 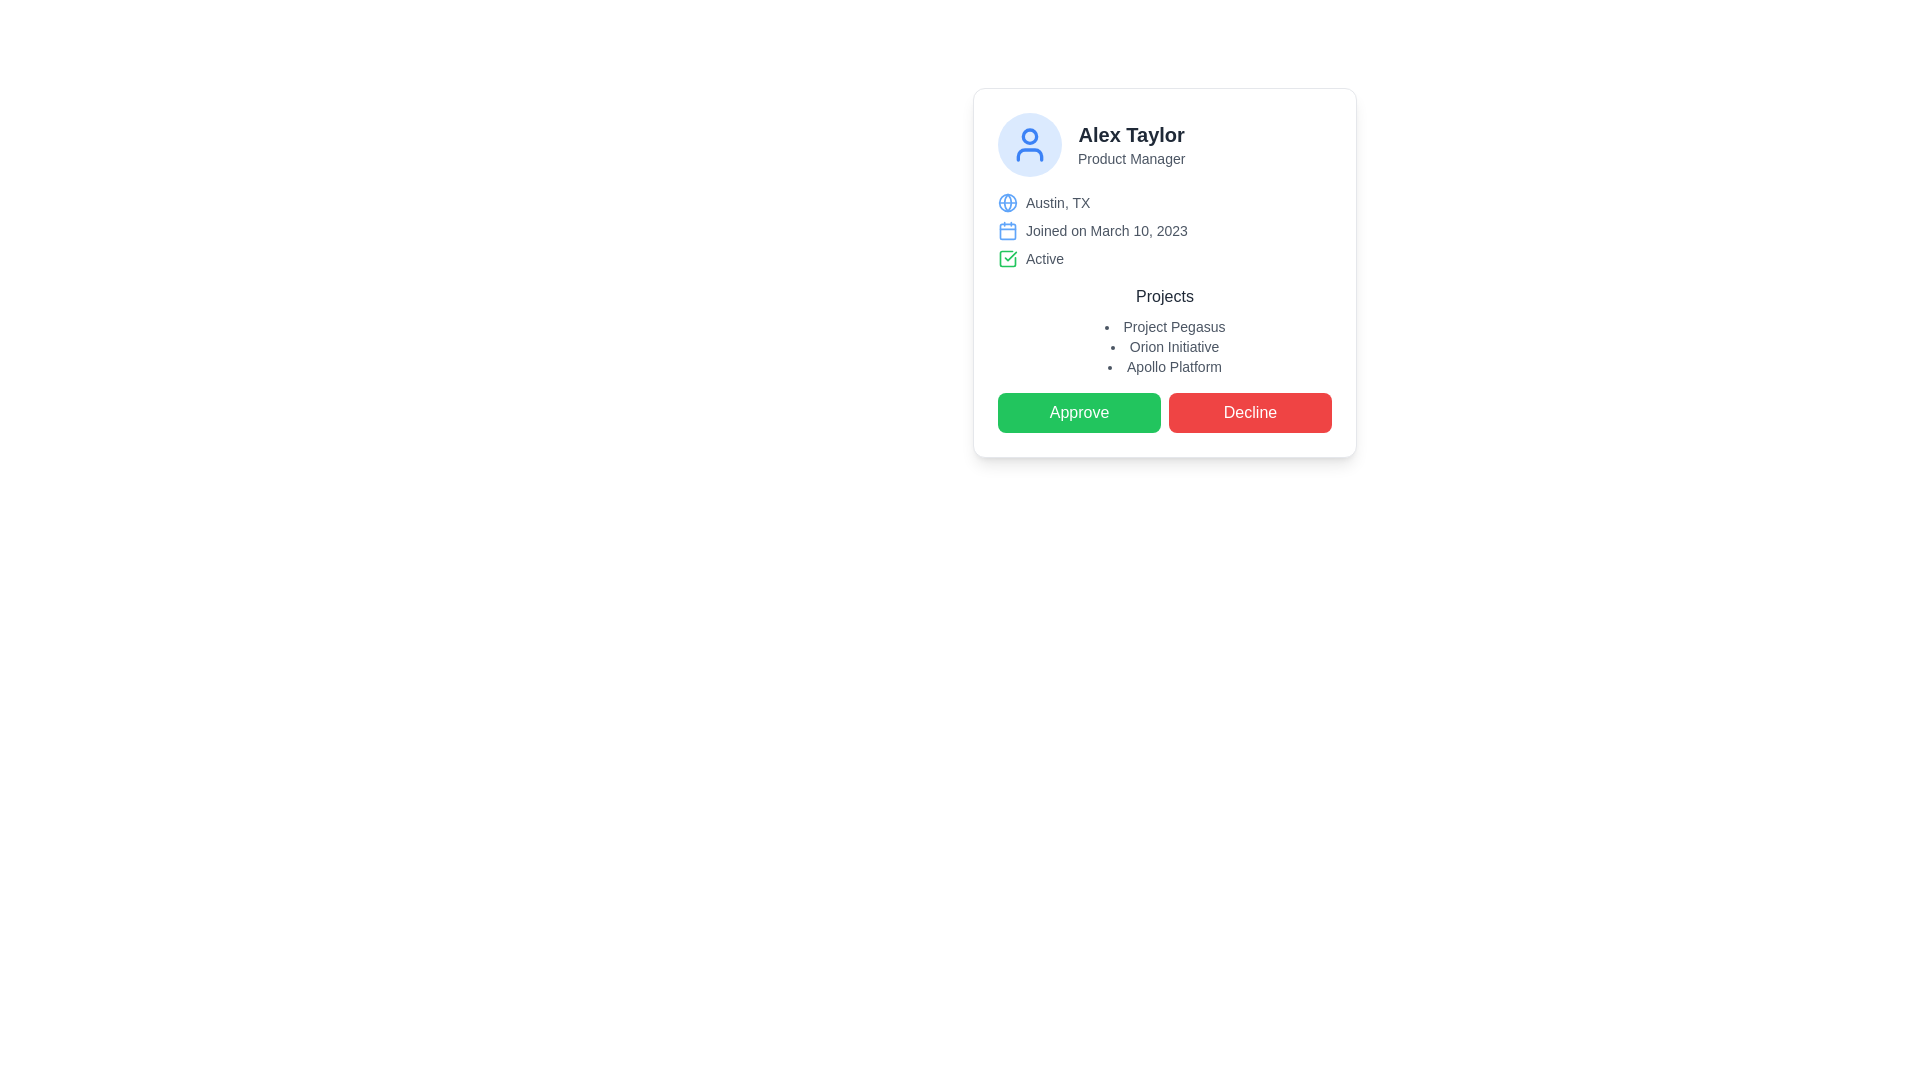 What do you see at coordinates (1249, 411) in the screenshot?
I see `the 'Decline' button` at bounding box center [1249, 411].